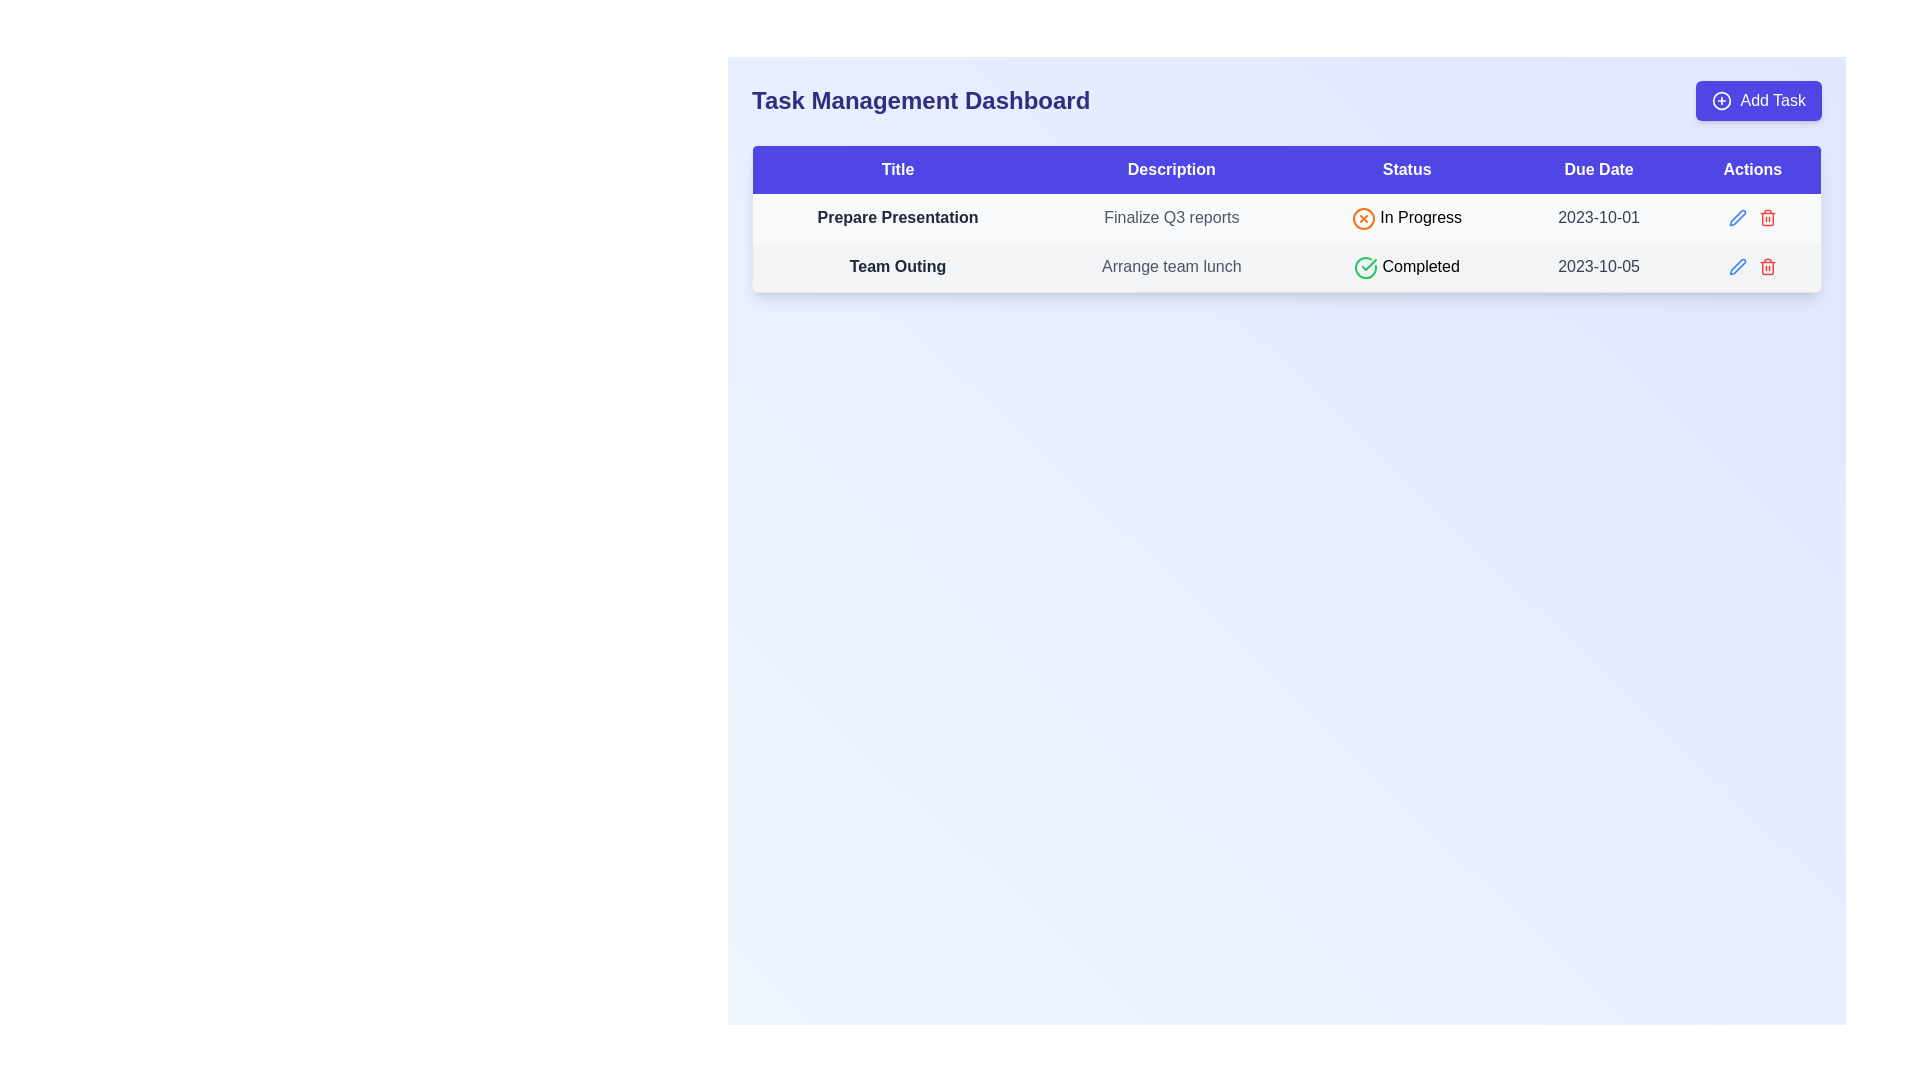  What do you see at coordinates (896, 266) in the screenshot?
I see `the Text Label in the 'Title' column of the second row in the 'Task Management Dashboard', which identifies the task` at bounding box center [896, 266].